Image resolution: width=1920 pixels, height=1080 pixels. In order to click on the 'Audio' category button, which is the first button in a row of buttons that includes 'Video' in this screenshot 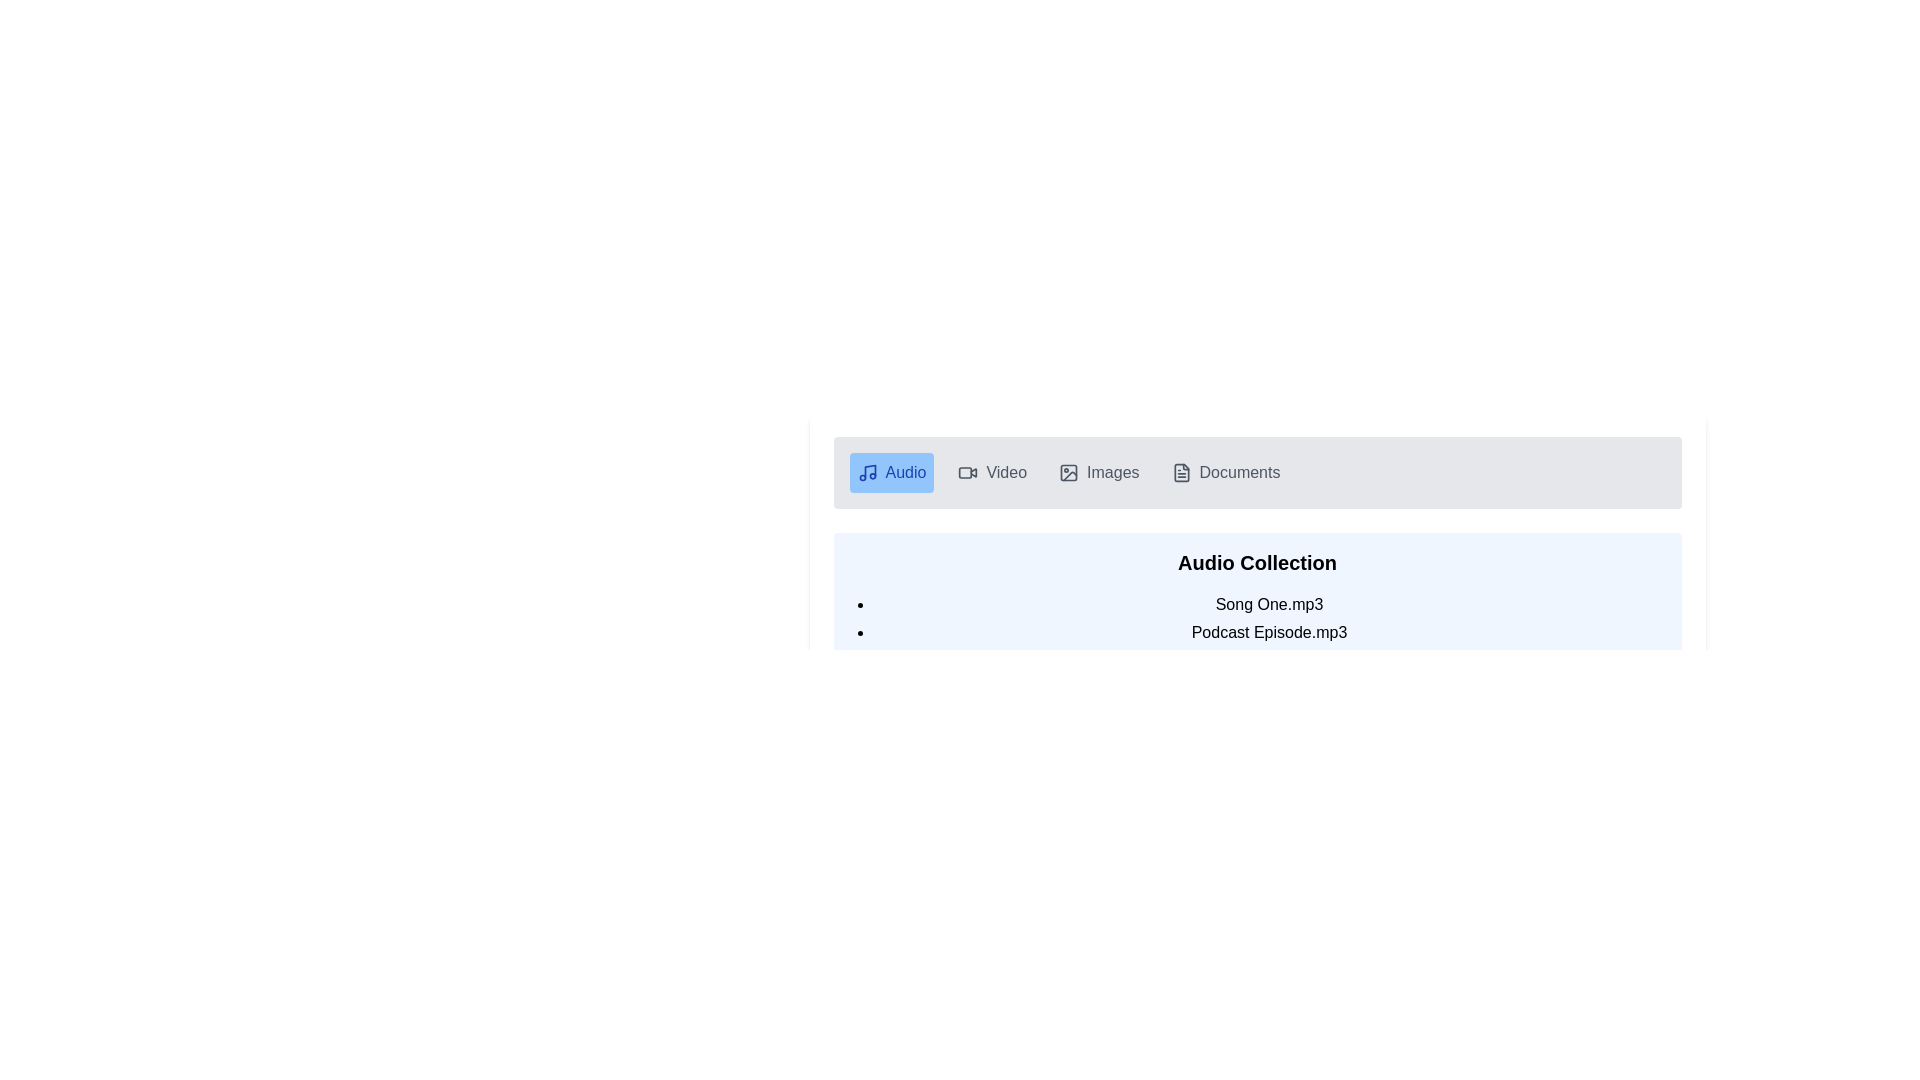, I will do `click(891, 473)`.